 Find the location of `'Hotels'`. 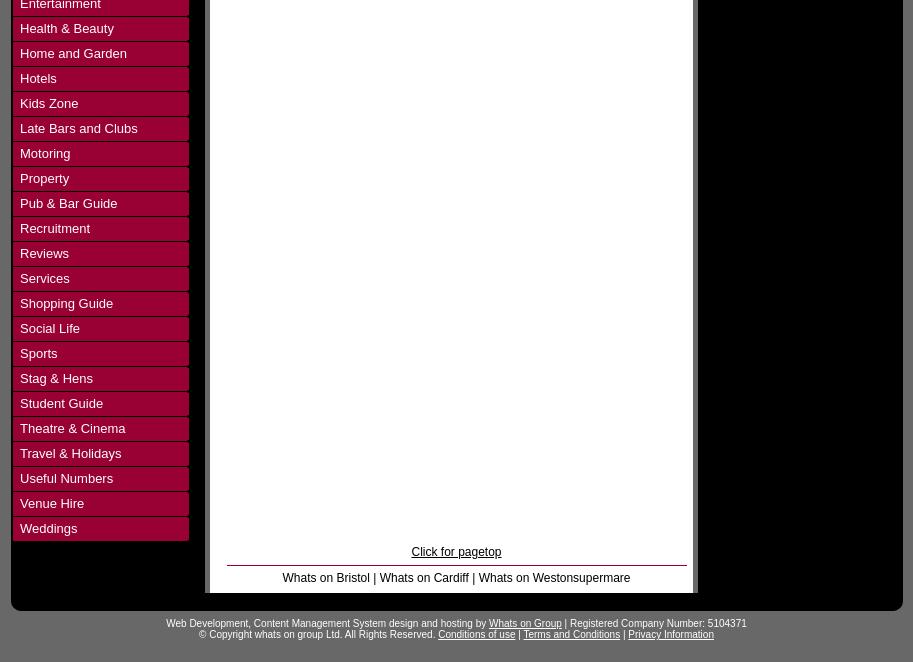

'Hotels' is located at coordinates (37, 78).